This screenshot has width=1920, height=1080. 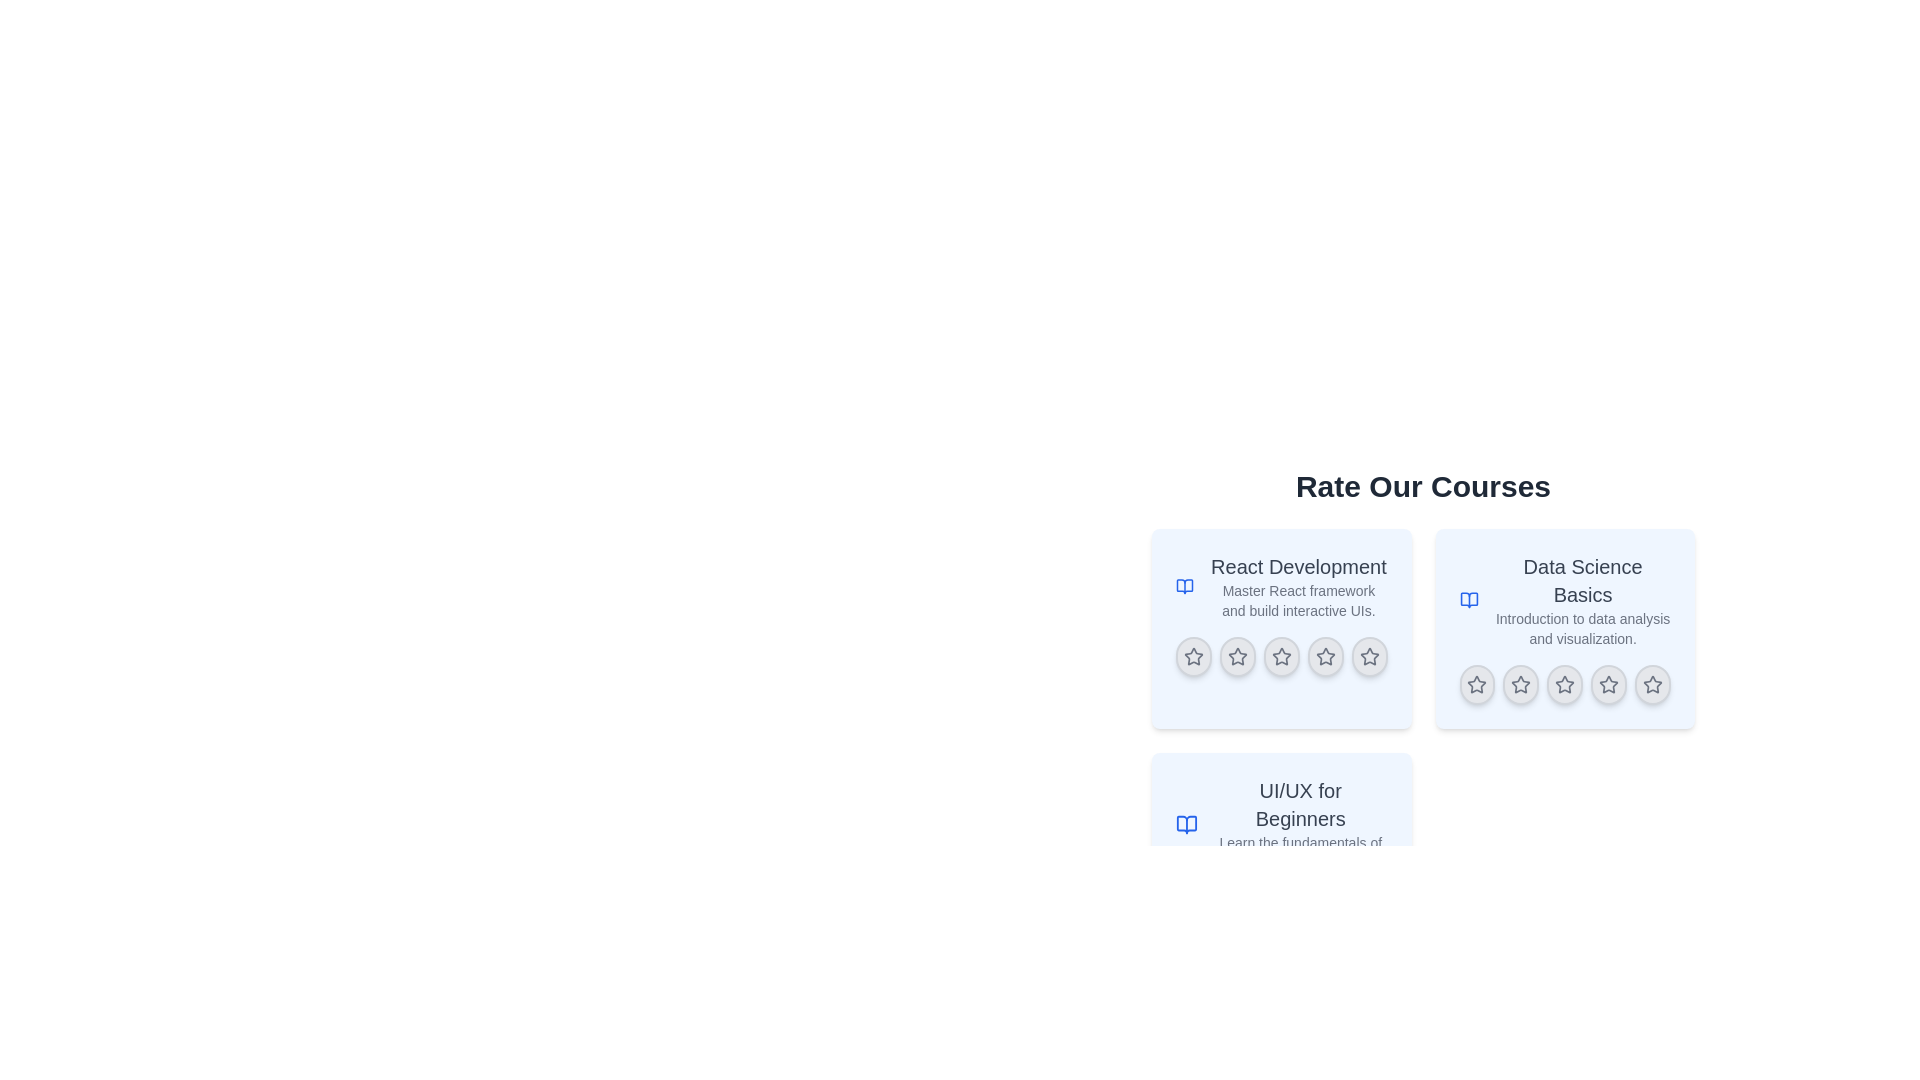 I want to click on the text section titled 'UI/UX for Beginners' which is centrally aligned within a light blue rectangular box, located in the bottom-left quadrant of the 'Rate Our Courses' section, so click(x=1300, y=825).